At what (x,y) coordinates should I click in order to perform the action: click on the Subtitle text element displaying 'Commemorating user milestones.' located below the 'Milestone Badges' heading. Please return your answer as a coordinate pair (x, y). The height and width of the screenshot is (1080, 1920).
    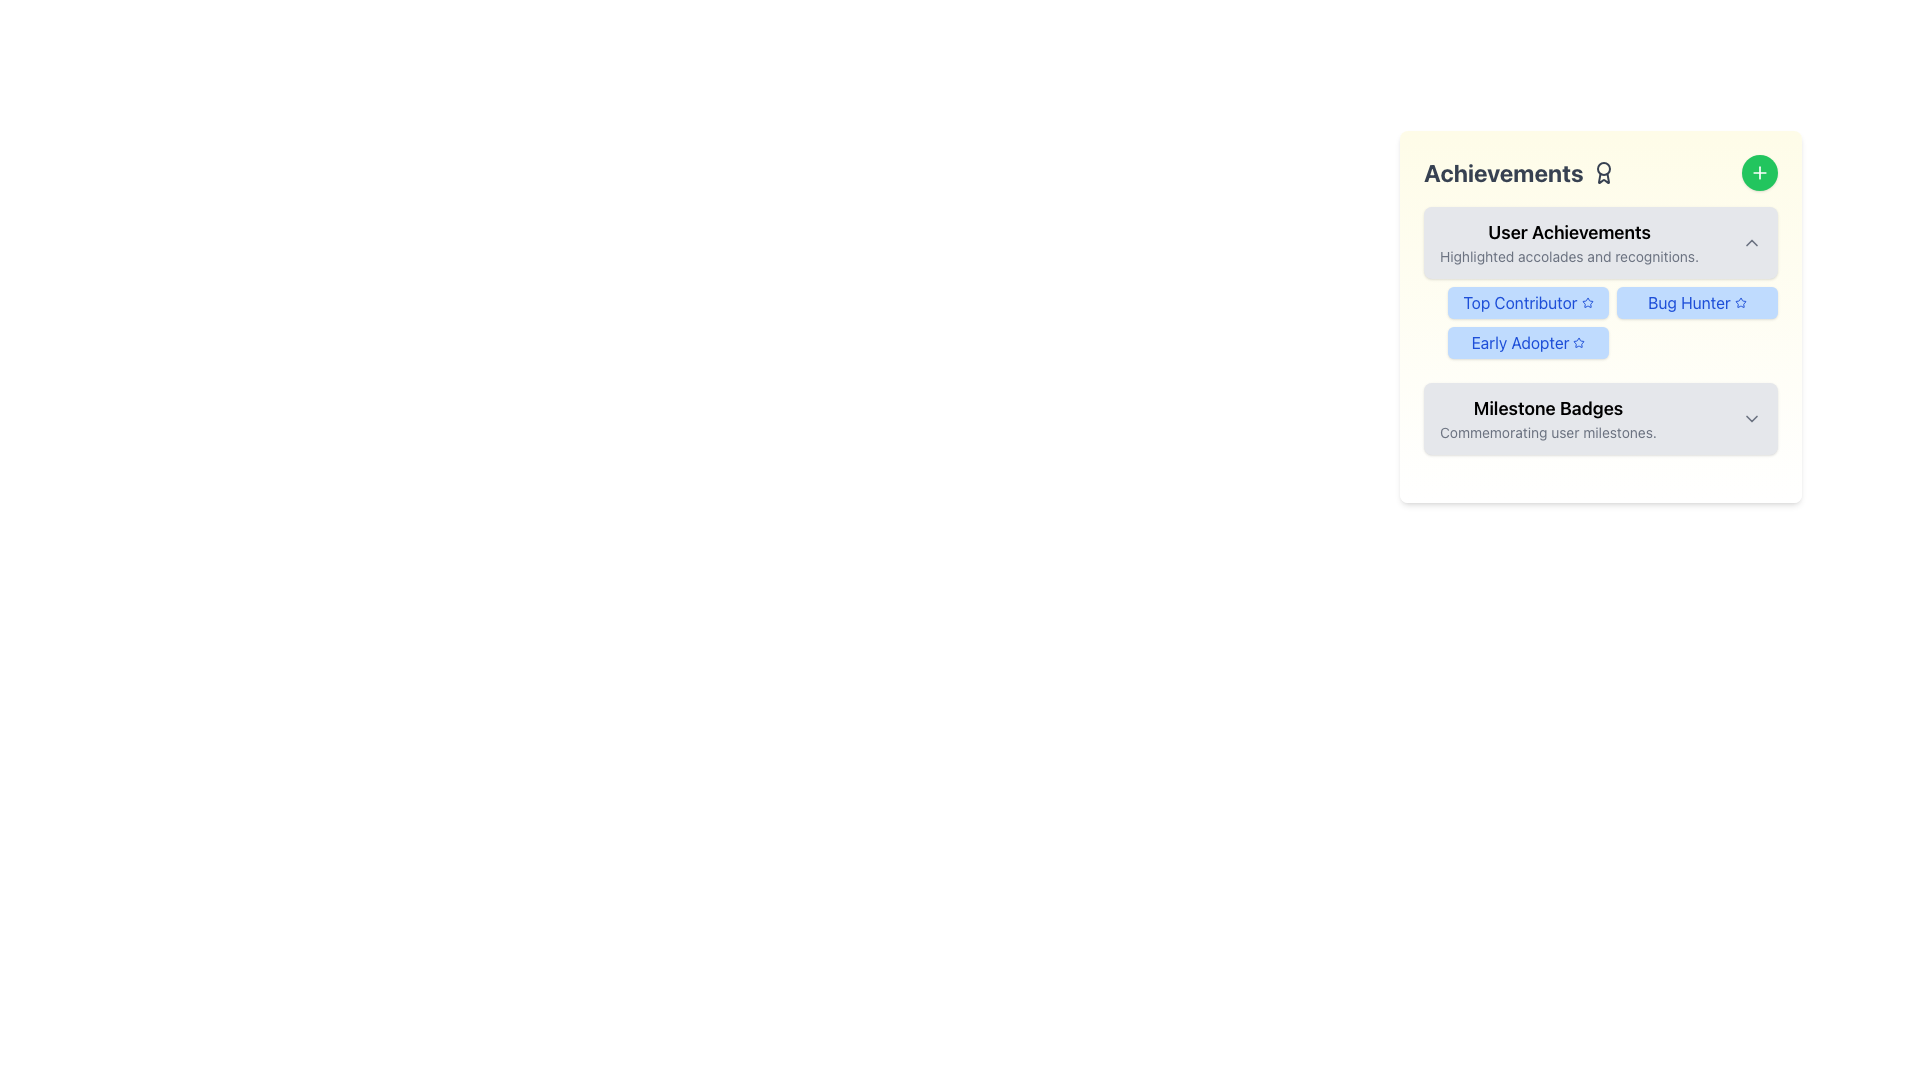
    Looking at the image, I should click on (1547, 431).